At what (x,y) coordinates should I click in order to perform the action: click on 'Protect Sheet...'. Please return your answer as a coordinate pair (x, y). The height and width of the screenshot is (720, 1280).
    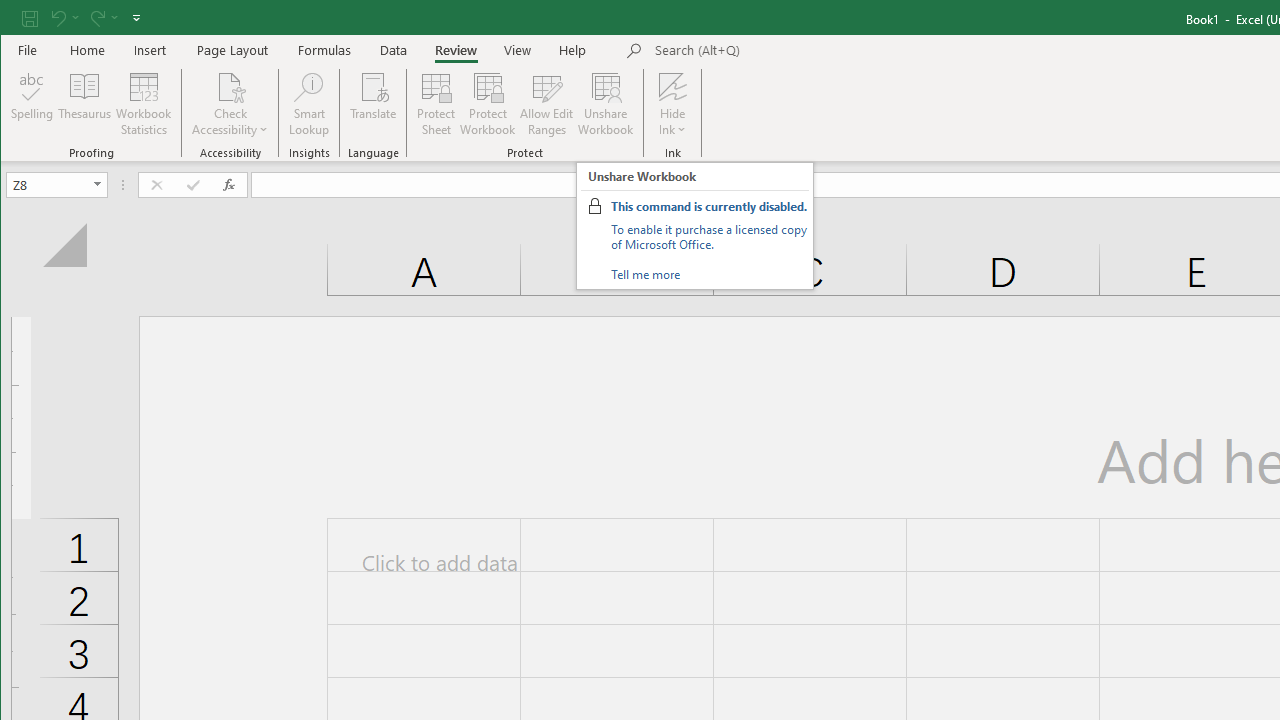
    Looking at the image, I should click on (435, 104).